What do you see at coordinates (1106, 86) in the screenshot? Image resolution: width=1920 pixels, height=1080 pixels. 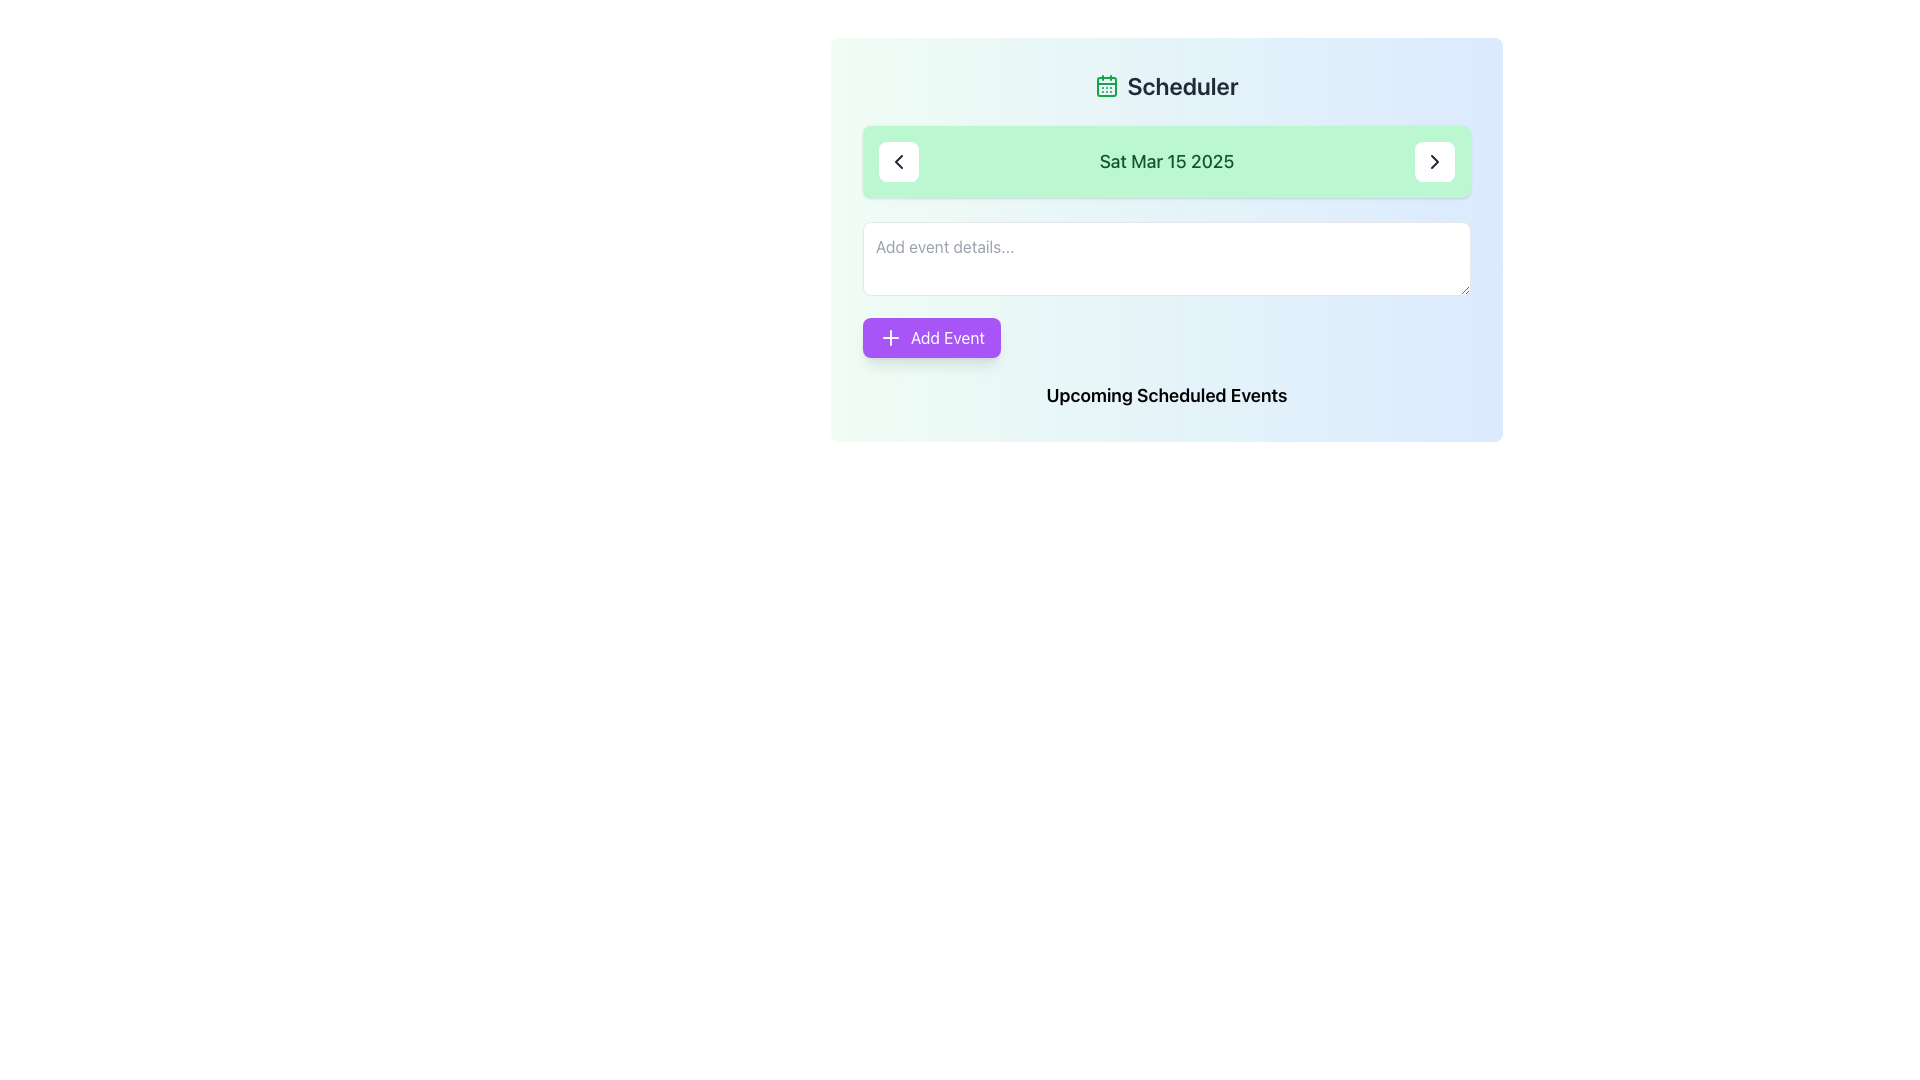 I see `the date block SVG shape located at the center of the calendar icon, which is surrounded by smaller decorative elements` at bounding box center [1106, 86].